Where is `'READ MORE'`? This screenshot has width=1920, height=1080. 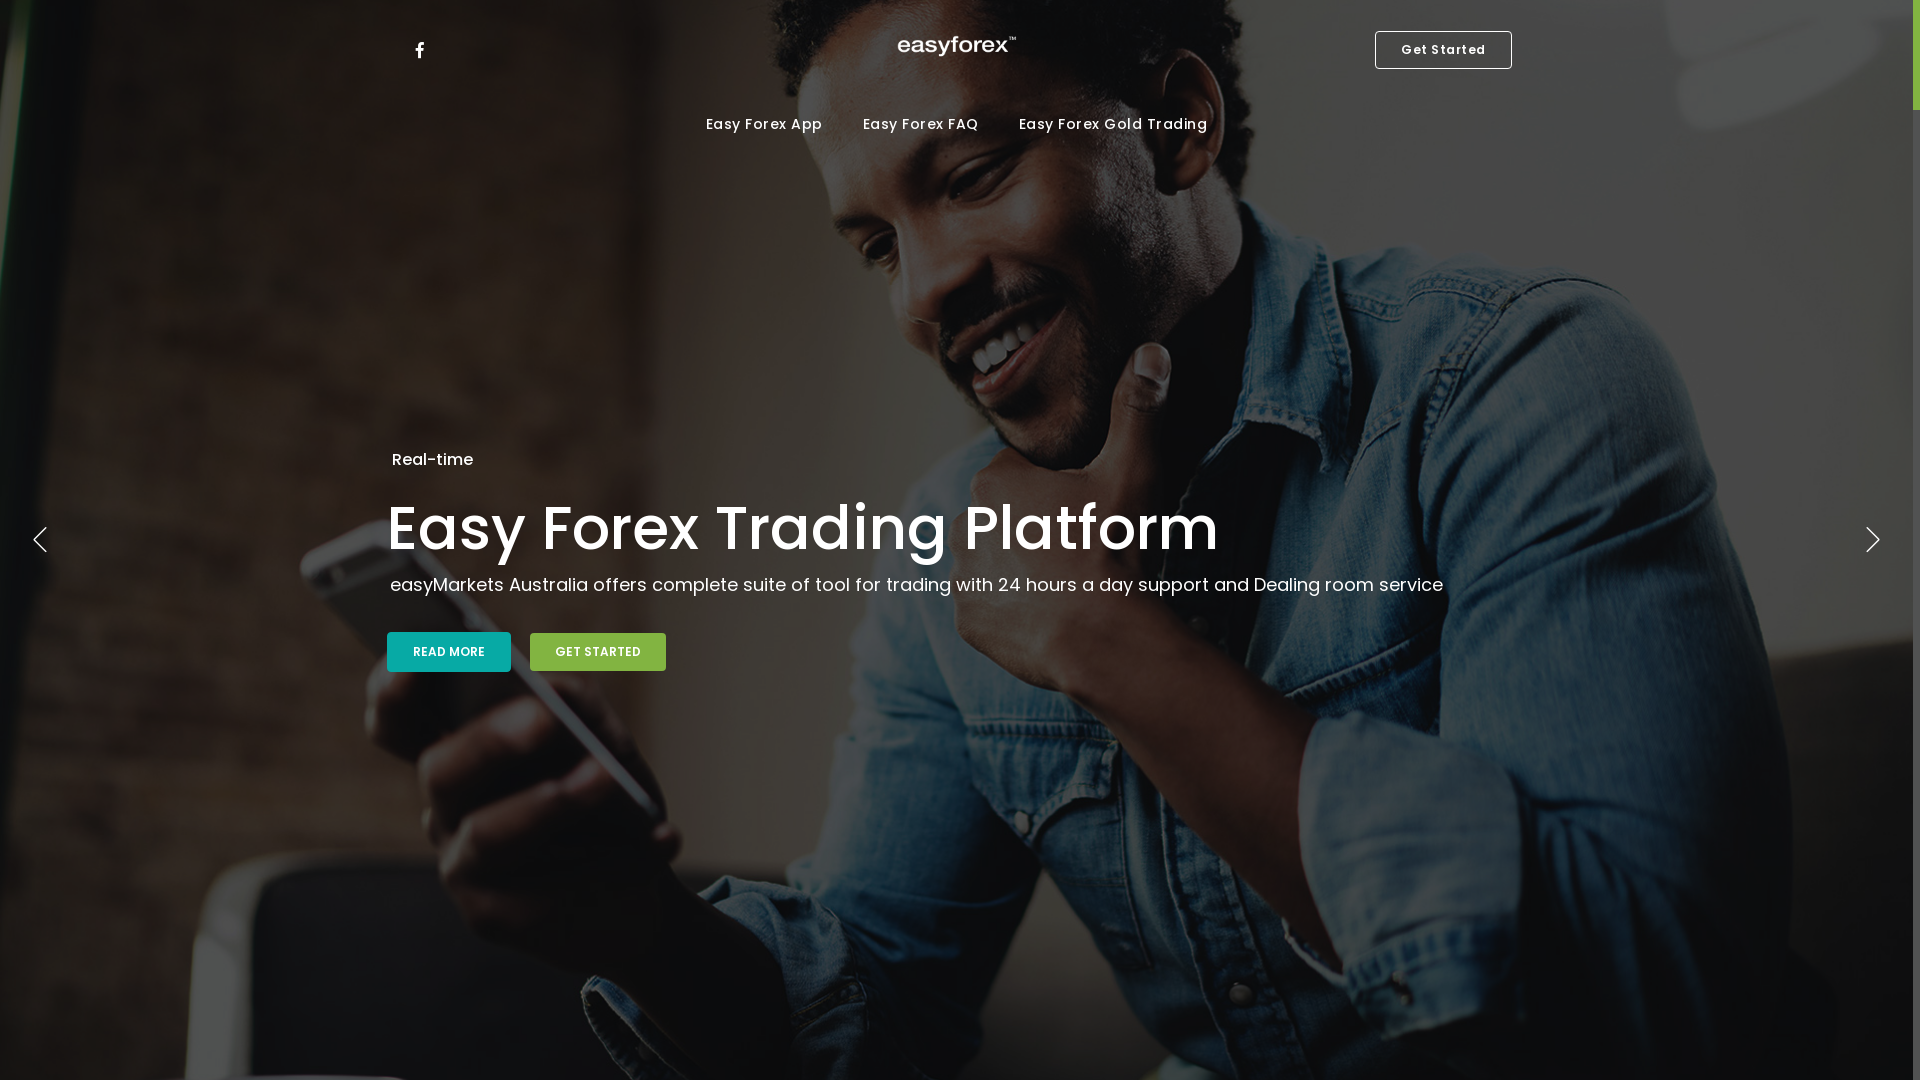
'READ MORE' is located at coordinates (448, 651).